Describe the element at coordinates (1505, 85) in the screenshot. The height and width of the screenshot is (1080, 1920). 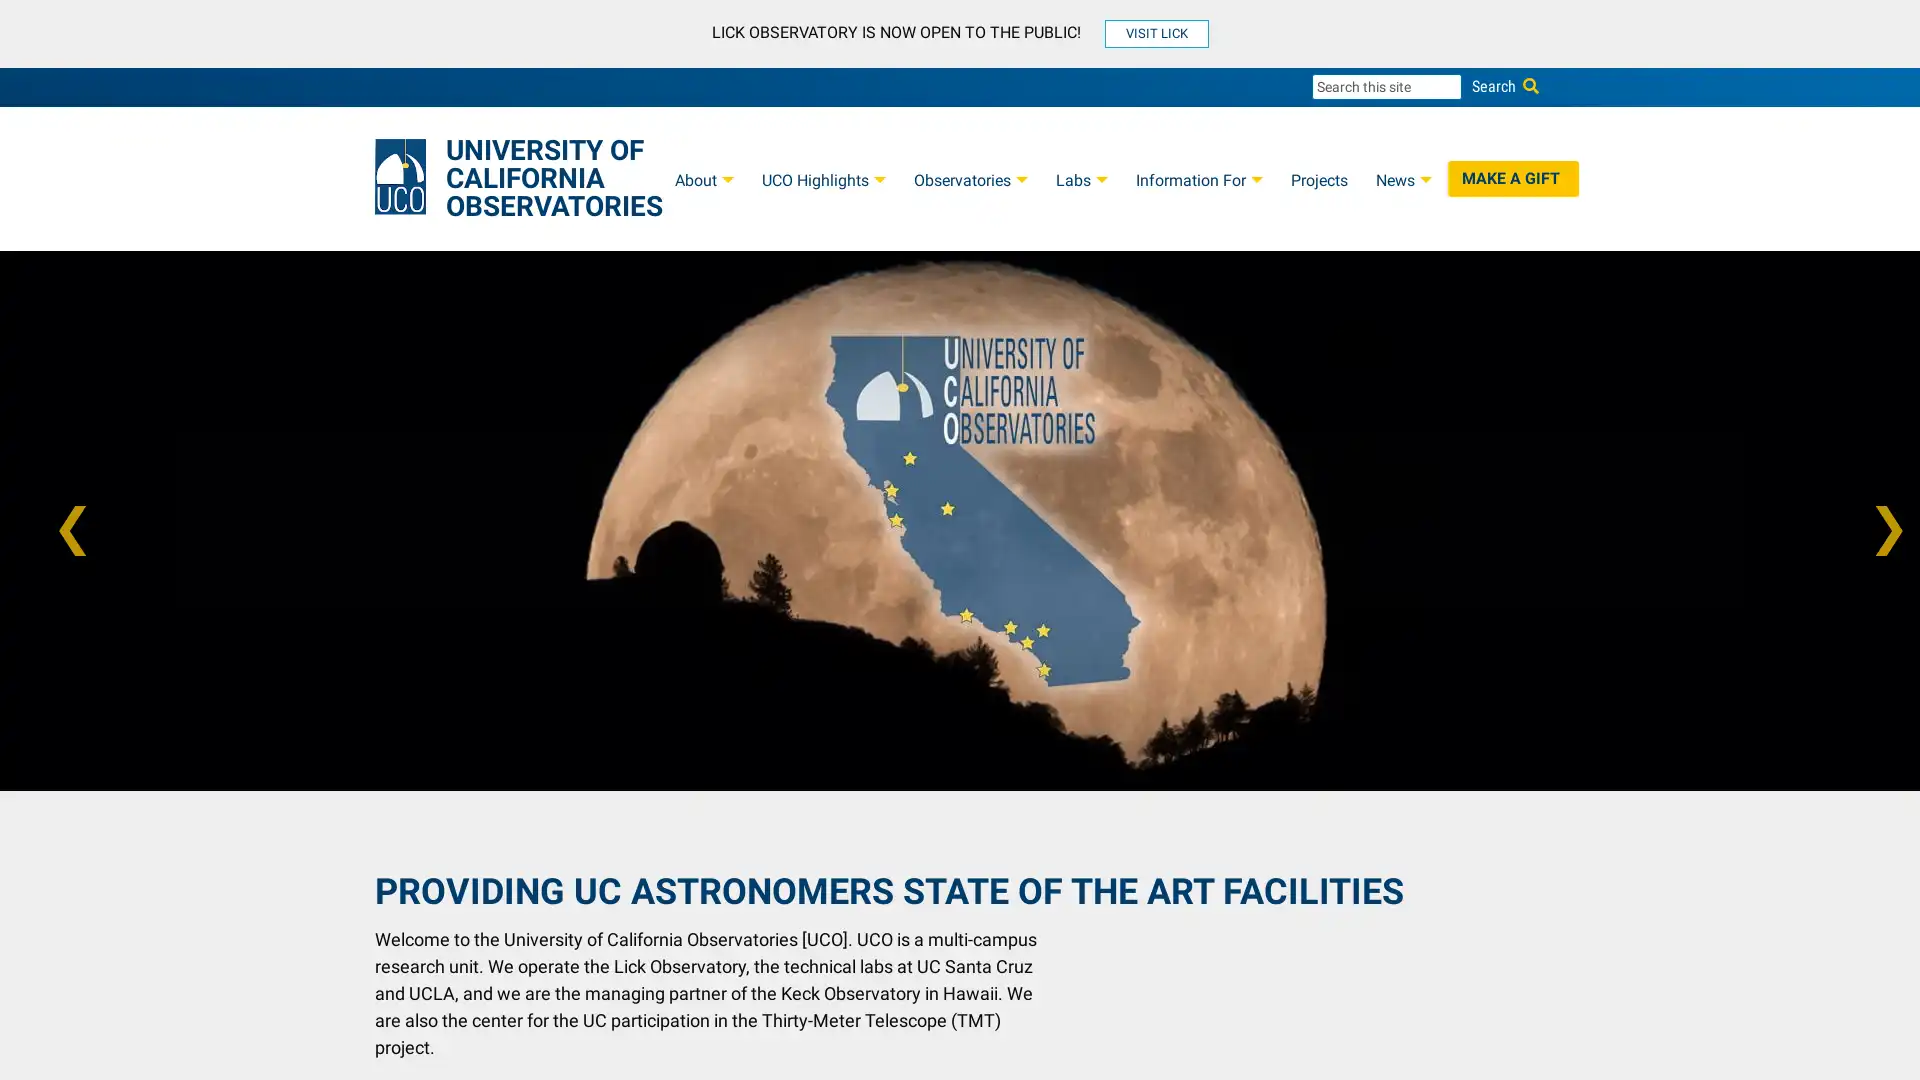
I see `Search` at that location.